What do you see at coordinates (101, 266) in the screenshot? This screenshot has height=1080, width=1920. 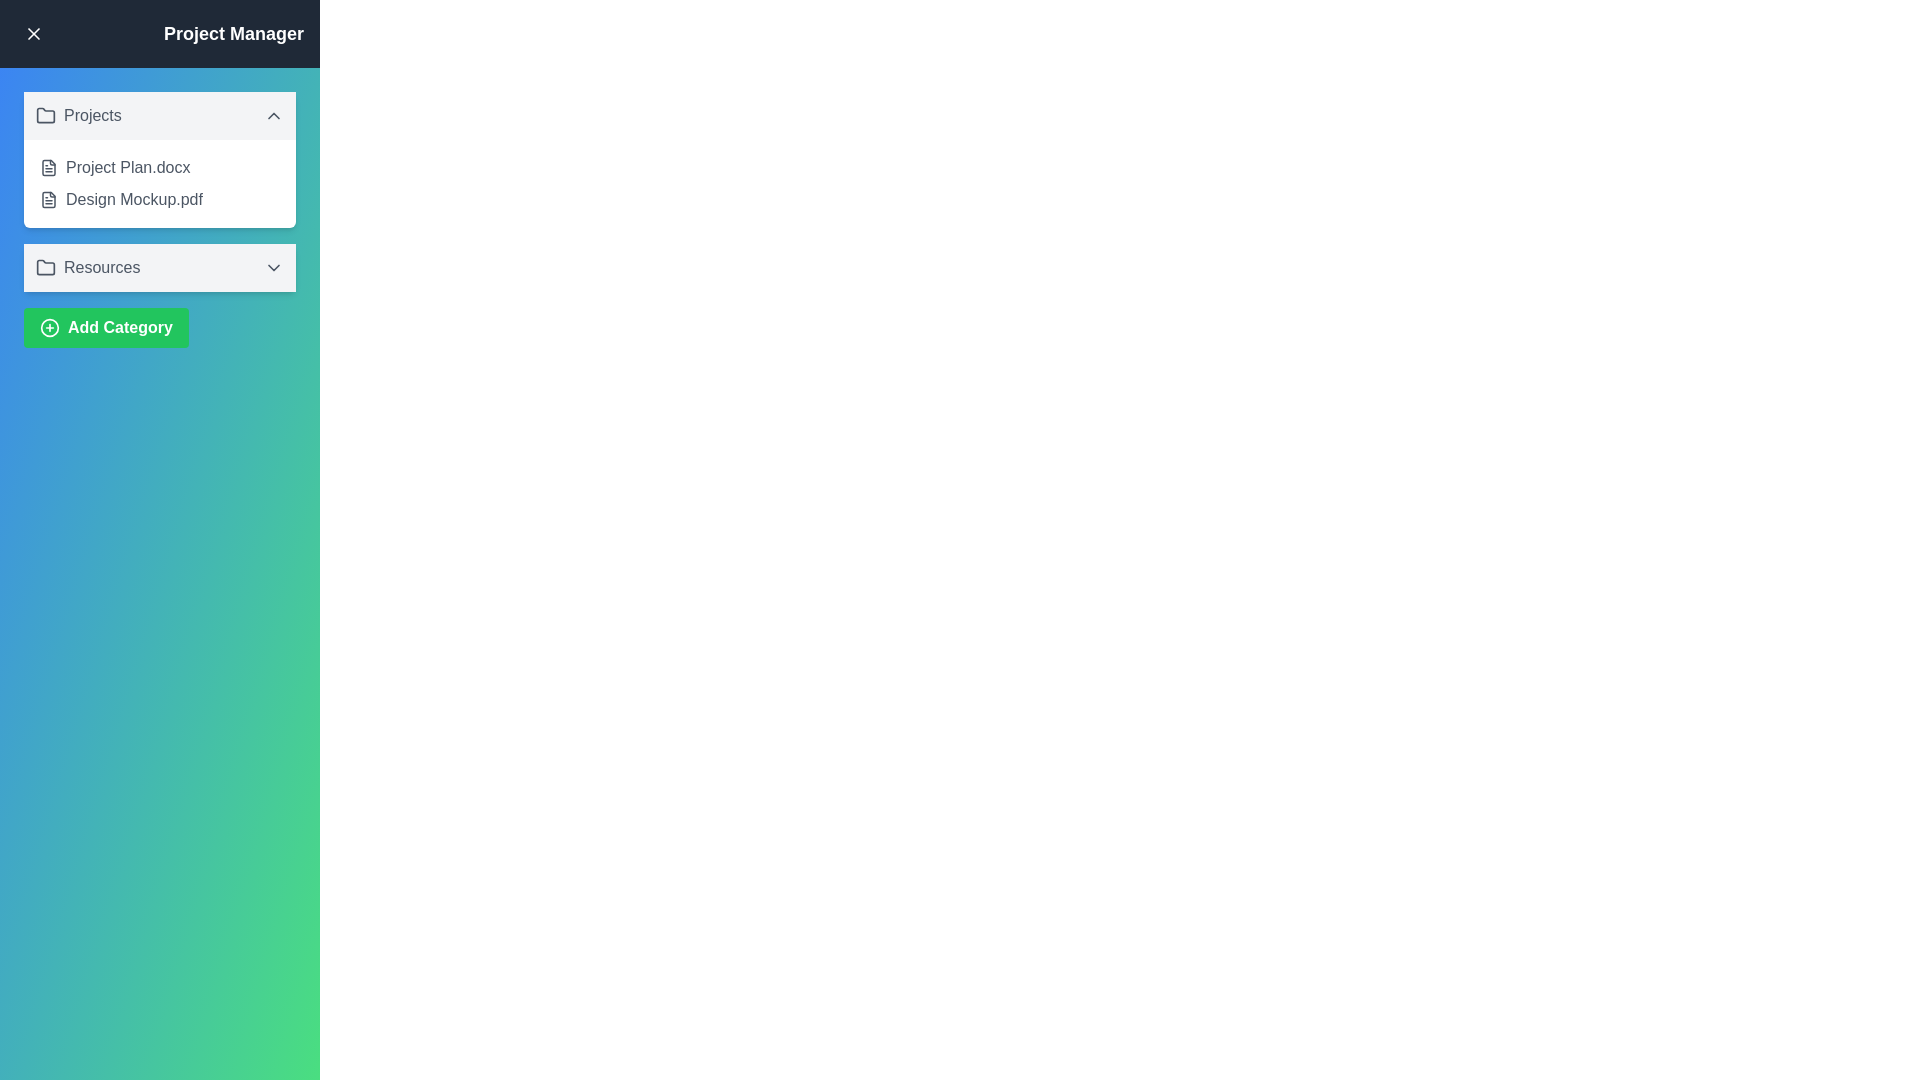 I see `the 'Resources' text label which is part of a collapsible menu in the left sidebar, located below the 'Projects' menu item` at bounding box center [101, 266].